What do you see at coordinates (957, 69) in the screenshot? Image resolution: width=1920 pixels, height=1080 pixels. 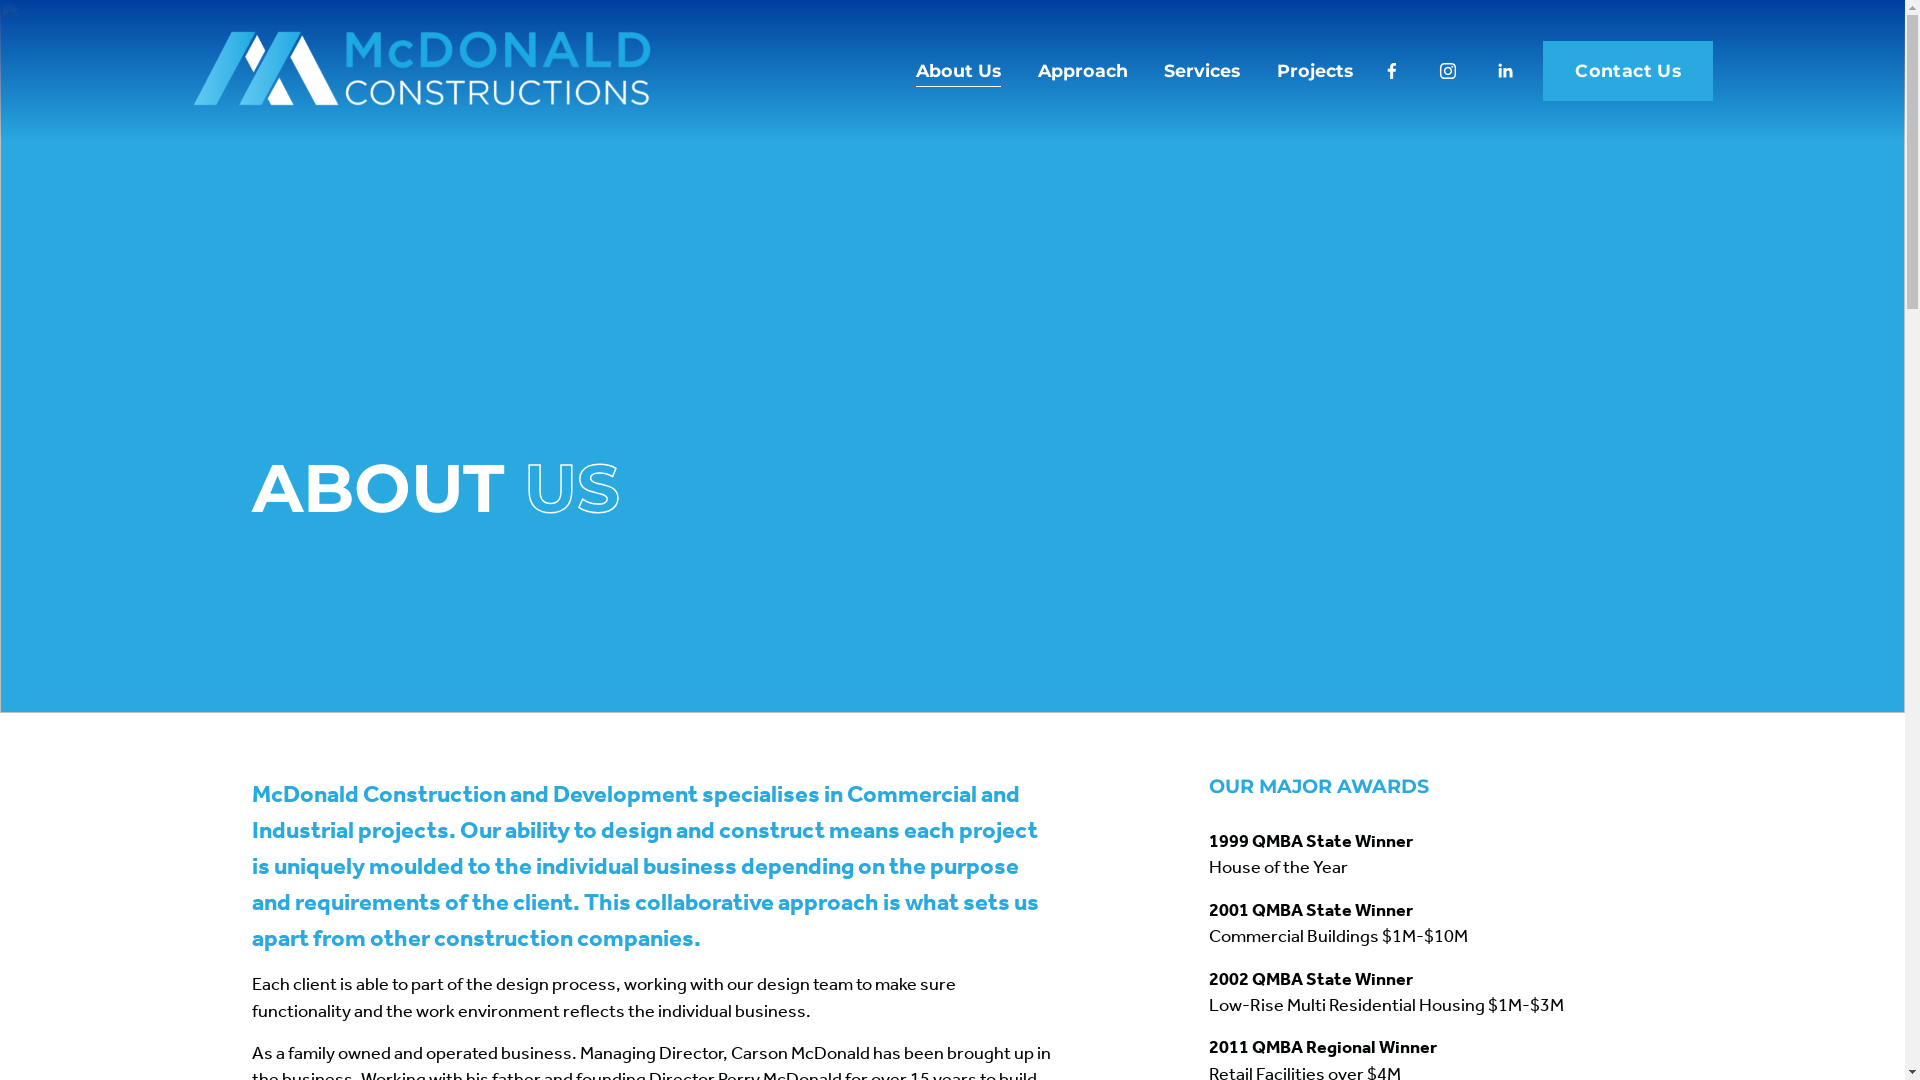 I see `'About Us'` at bounding box center [957, 69].